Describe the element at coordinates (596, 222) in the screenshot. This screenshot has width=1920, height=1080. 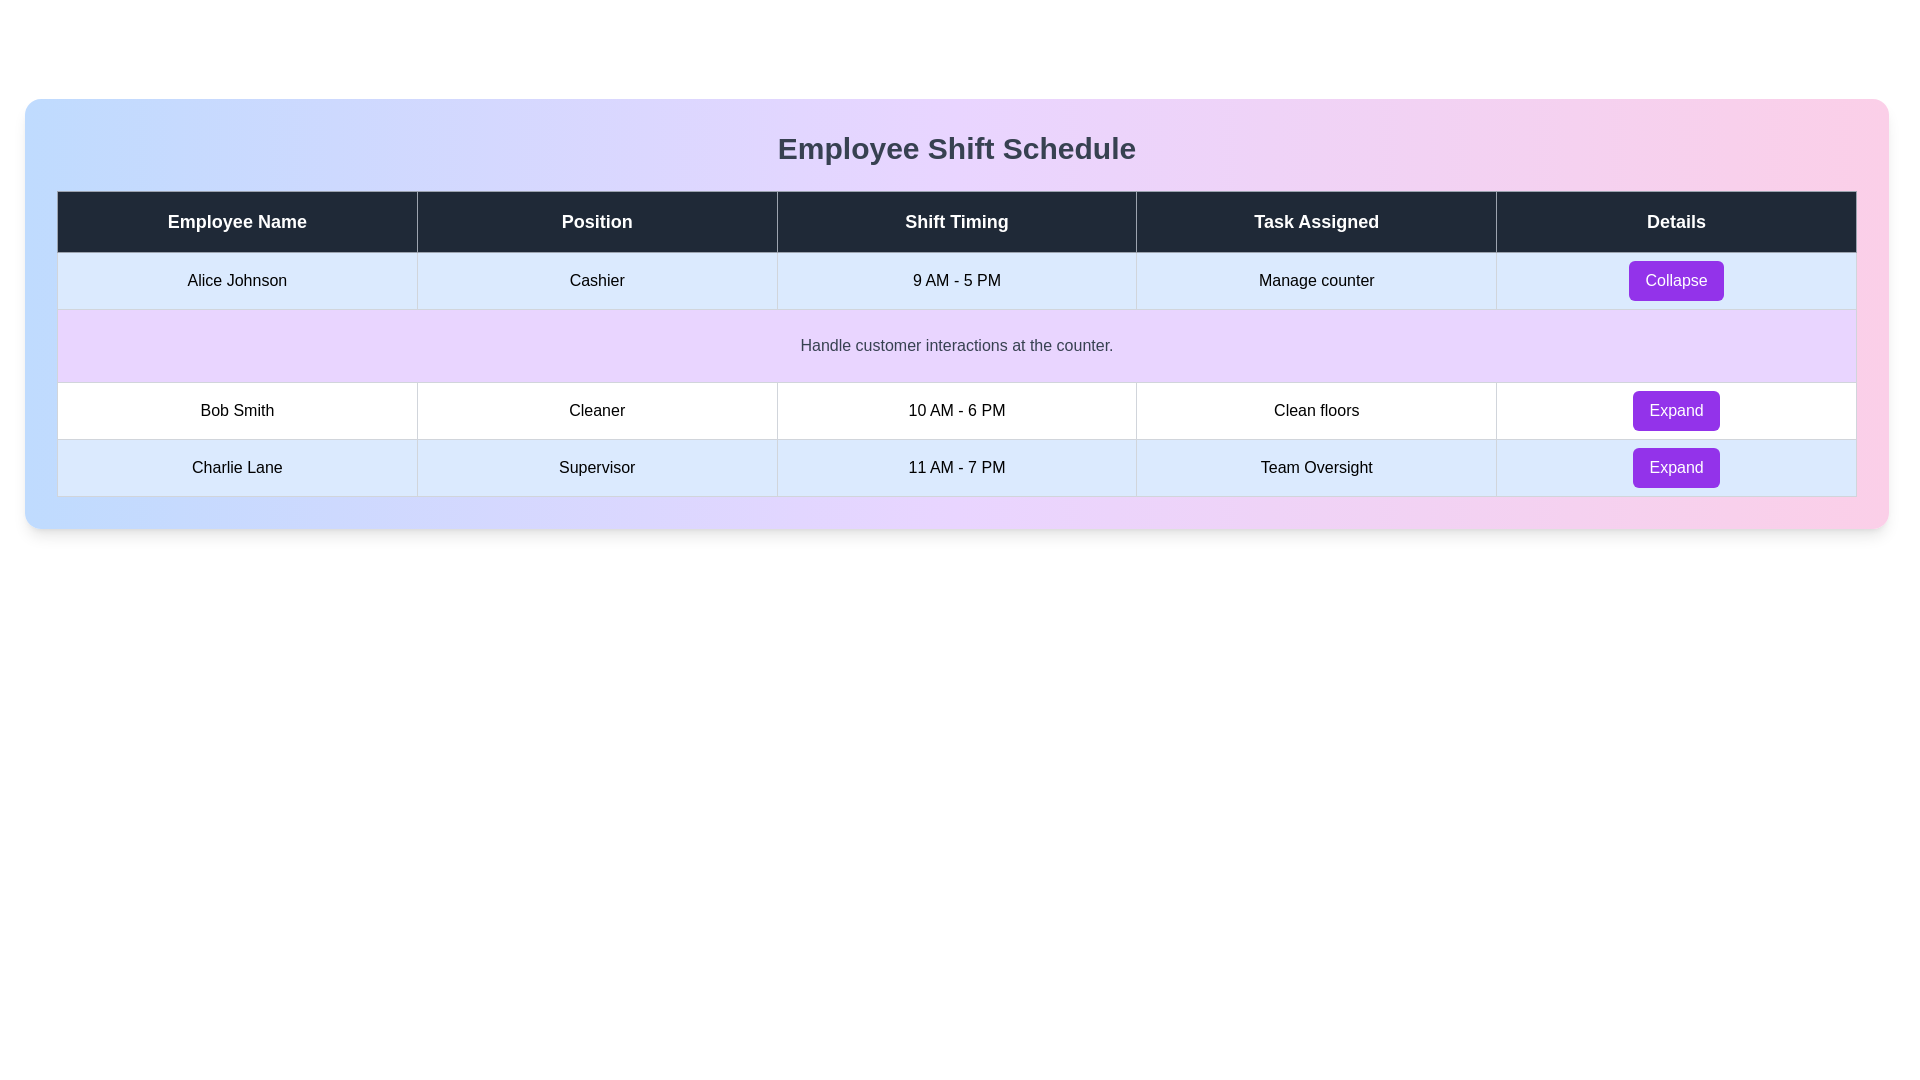
I see `the 'Position' column header in the table, which is the second header to the right of 'Employee Name' and to the left of 'Shift Timing'` at that location.